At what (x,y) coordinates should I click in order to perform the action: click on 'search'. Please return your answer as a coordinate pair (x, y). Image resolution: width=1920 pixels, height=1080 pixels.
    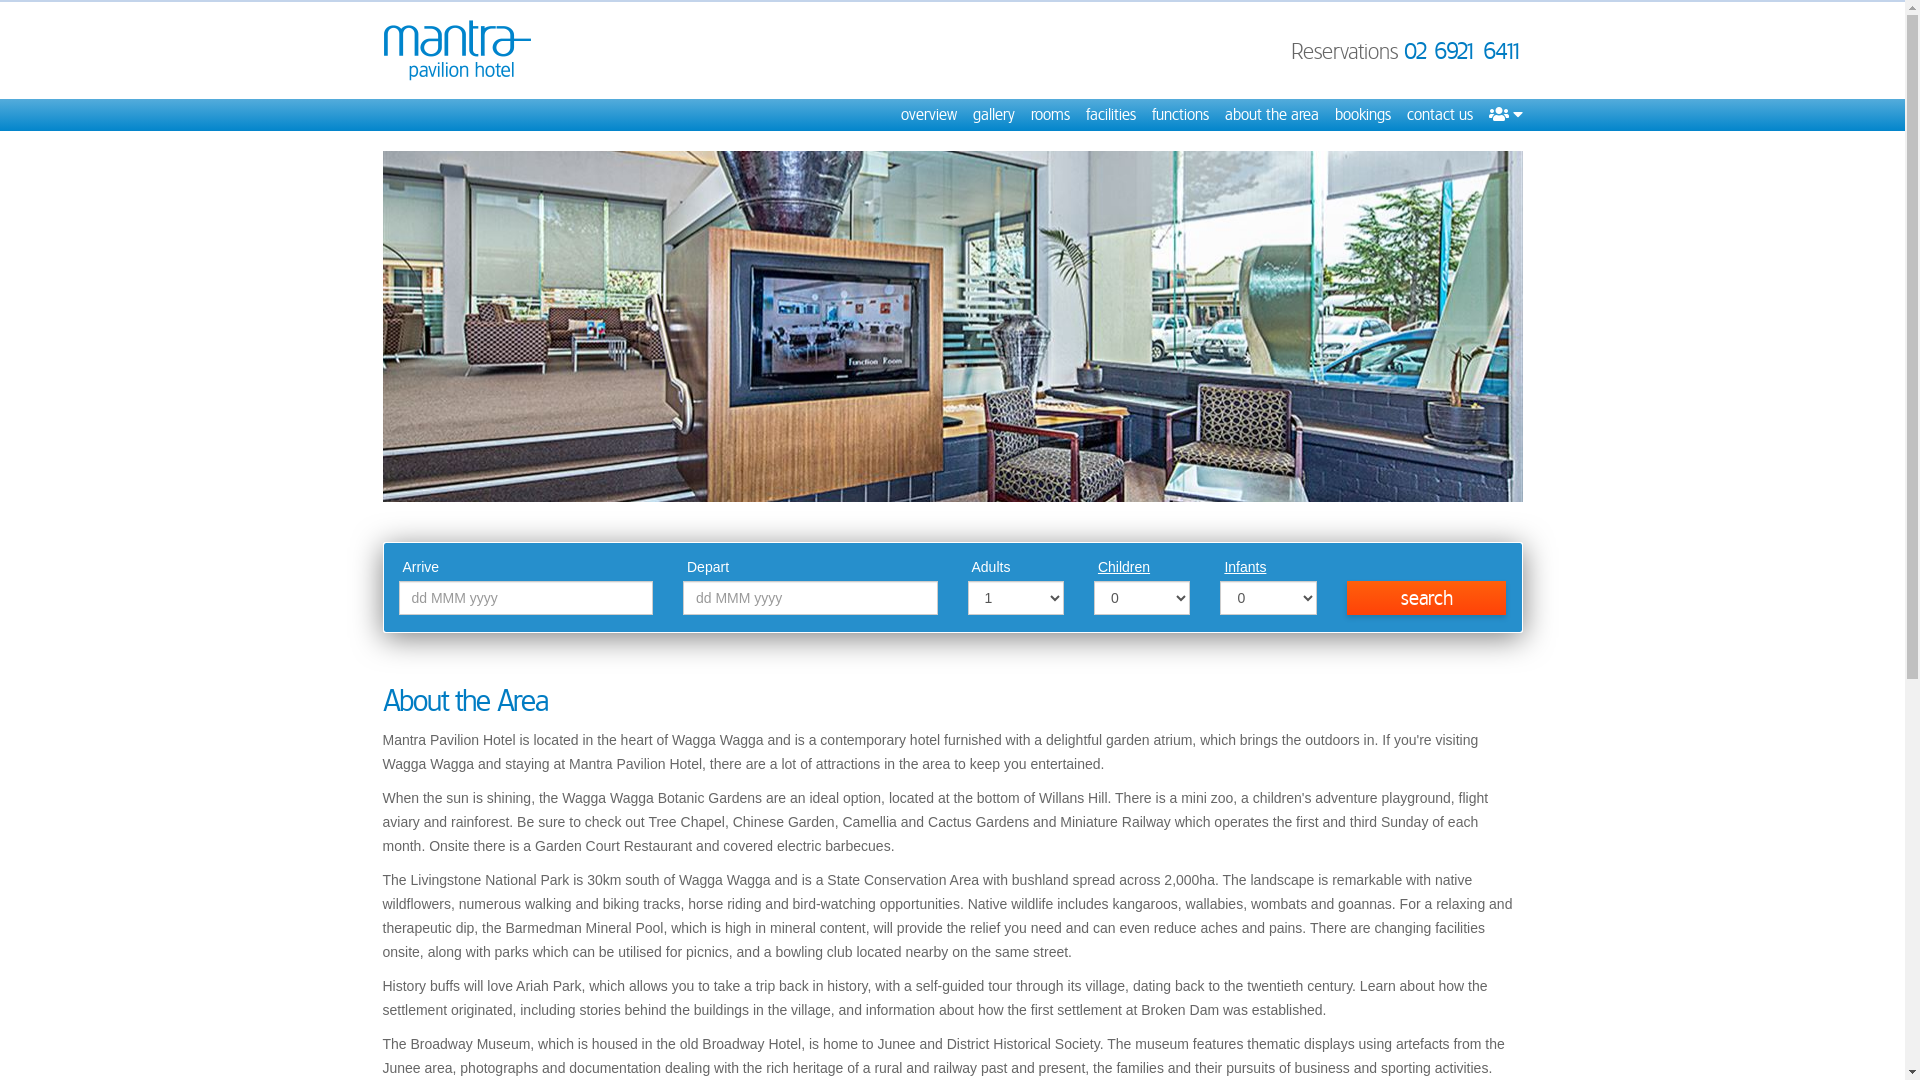
    Looking at the image, I should click on (1347, 596).